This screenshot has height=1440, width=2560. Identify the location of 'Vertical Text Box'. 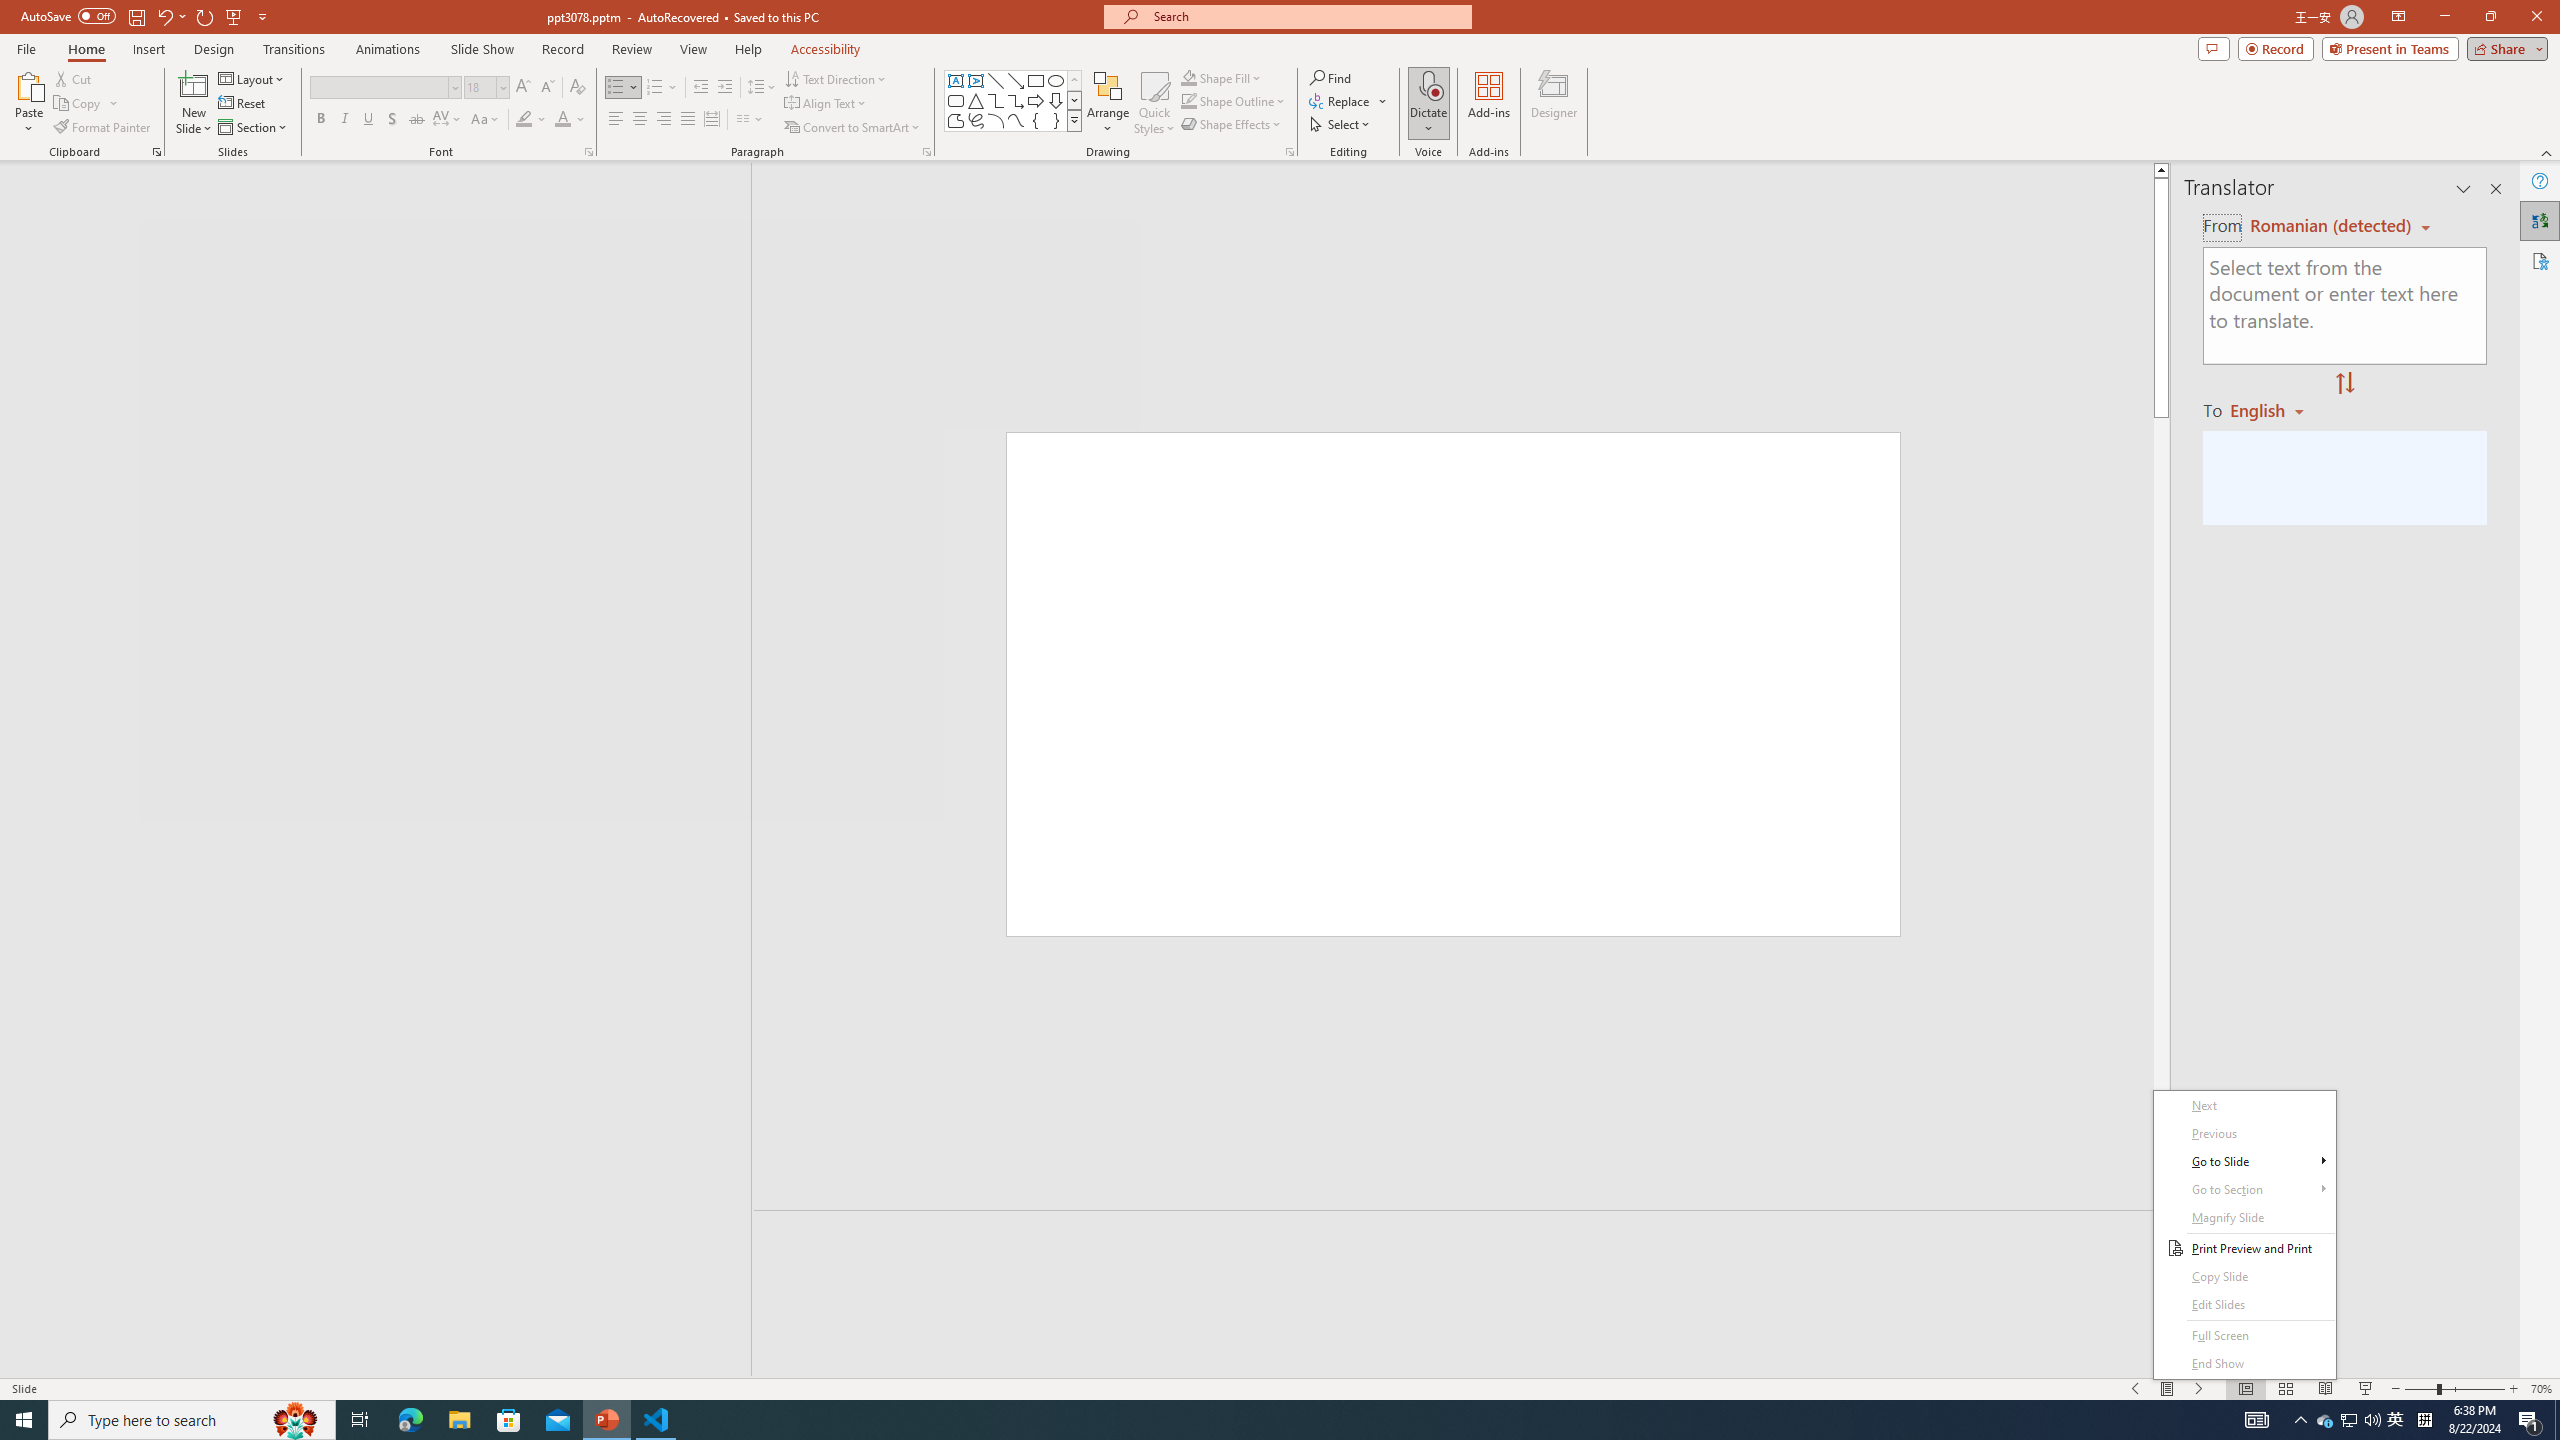
(974, 80).